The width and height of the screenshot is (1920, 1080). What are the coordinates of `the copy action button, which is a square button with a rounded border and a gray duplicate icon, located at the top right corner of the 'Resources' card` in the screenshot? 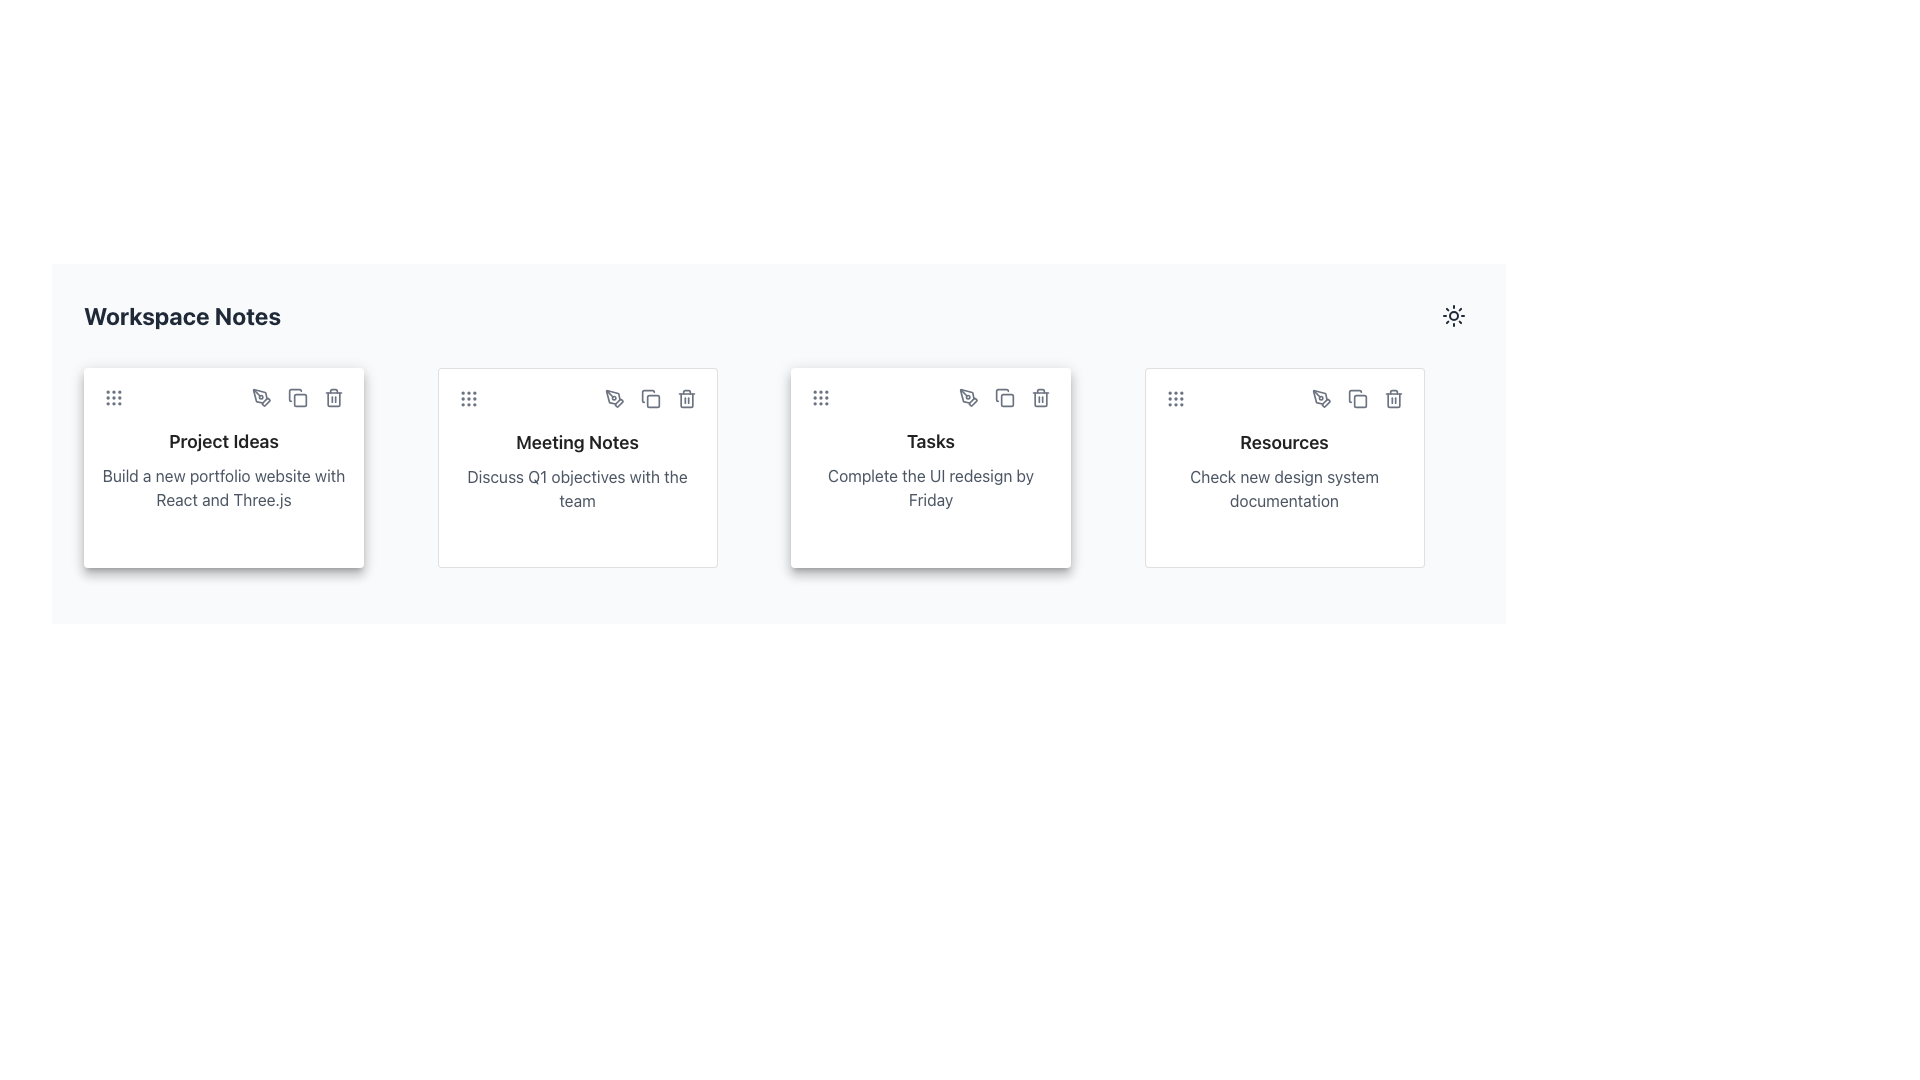 It's located at (1357, 398).